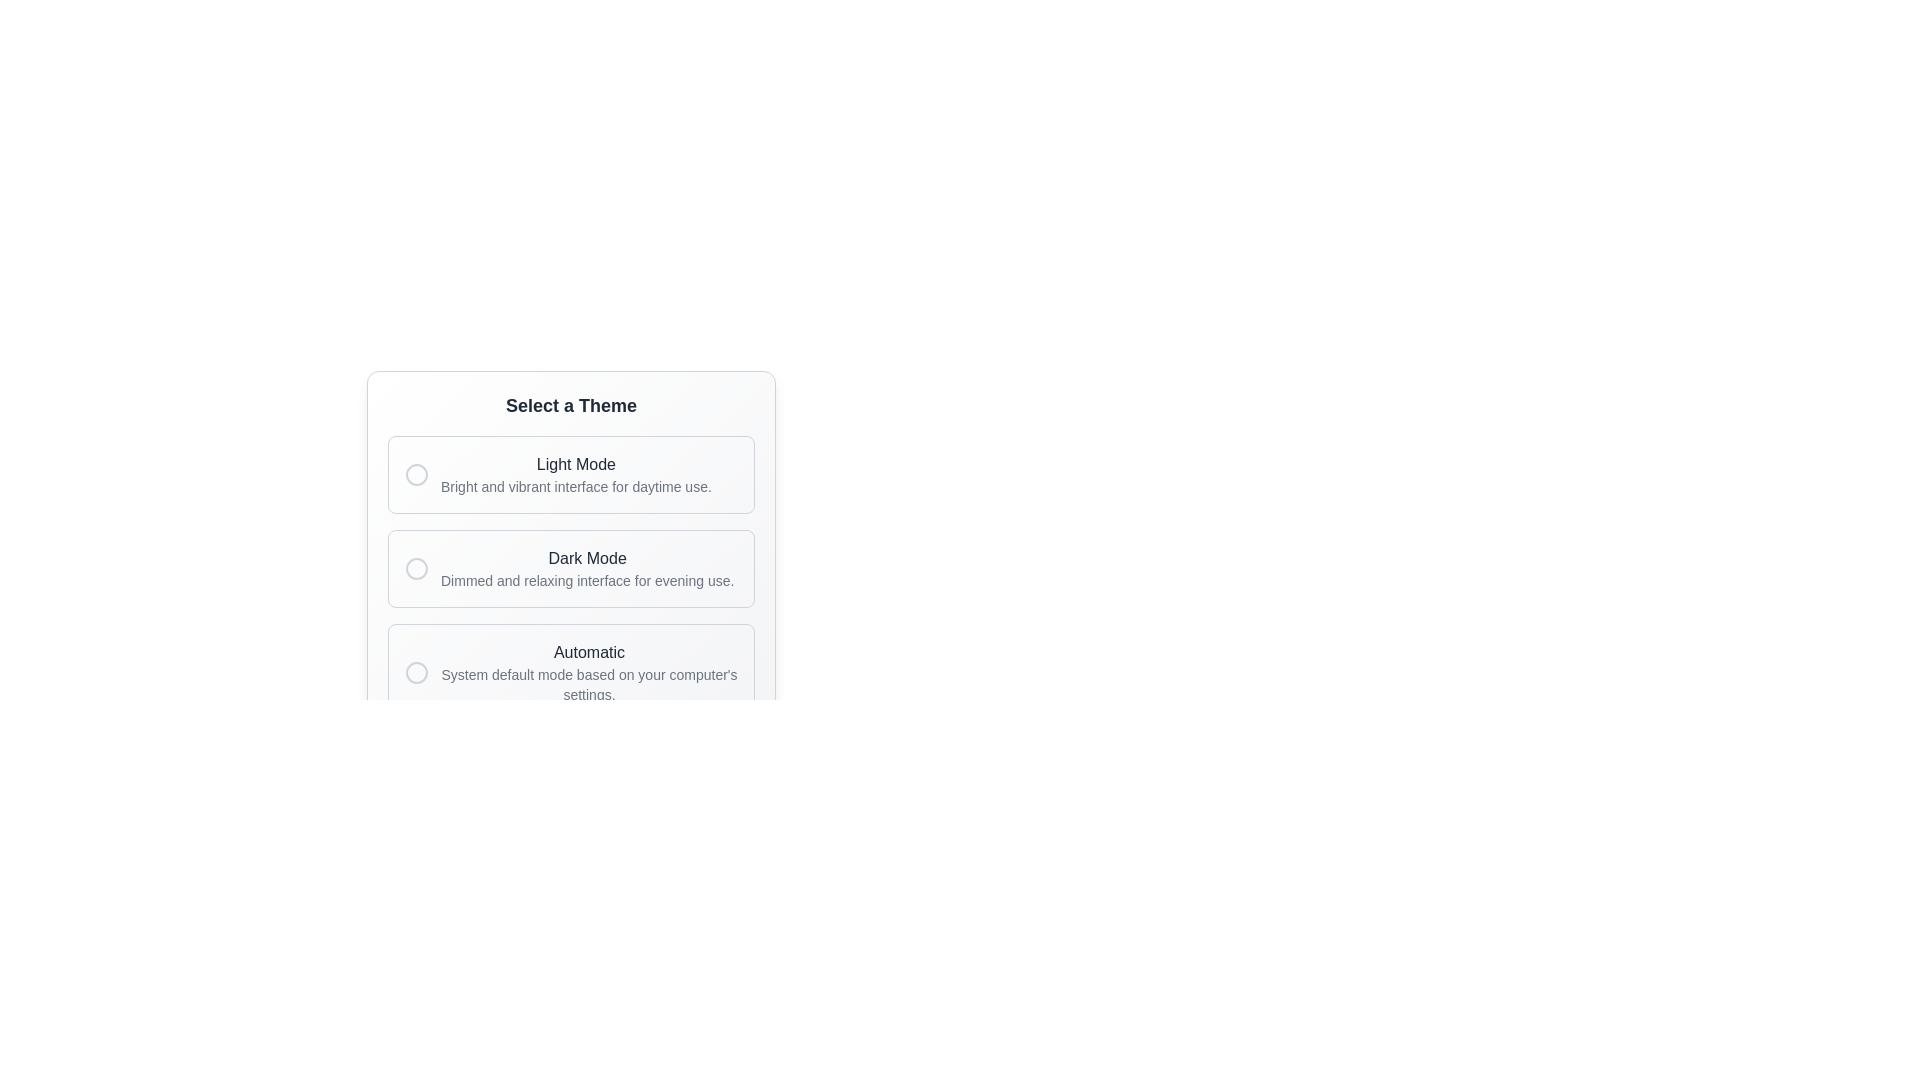  I want to click on the Selectable Option Group located beneath the 'Select a Theme' heading, so click(570, 578).